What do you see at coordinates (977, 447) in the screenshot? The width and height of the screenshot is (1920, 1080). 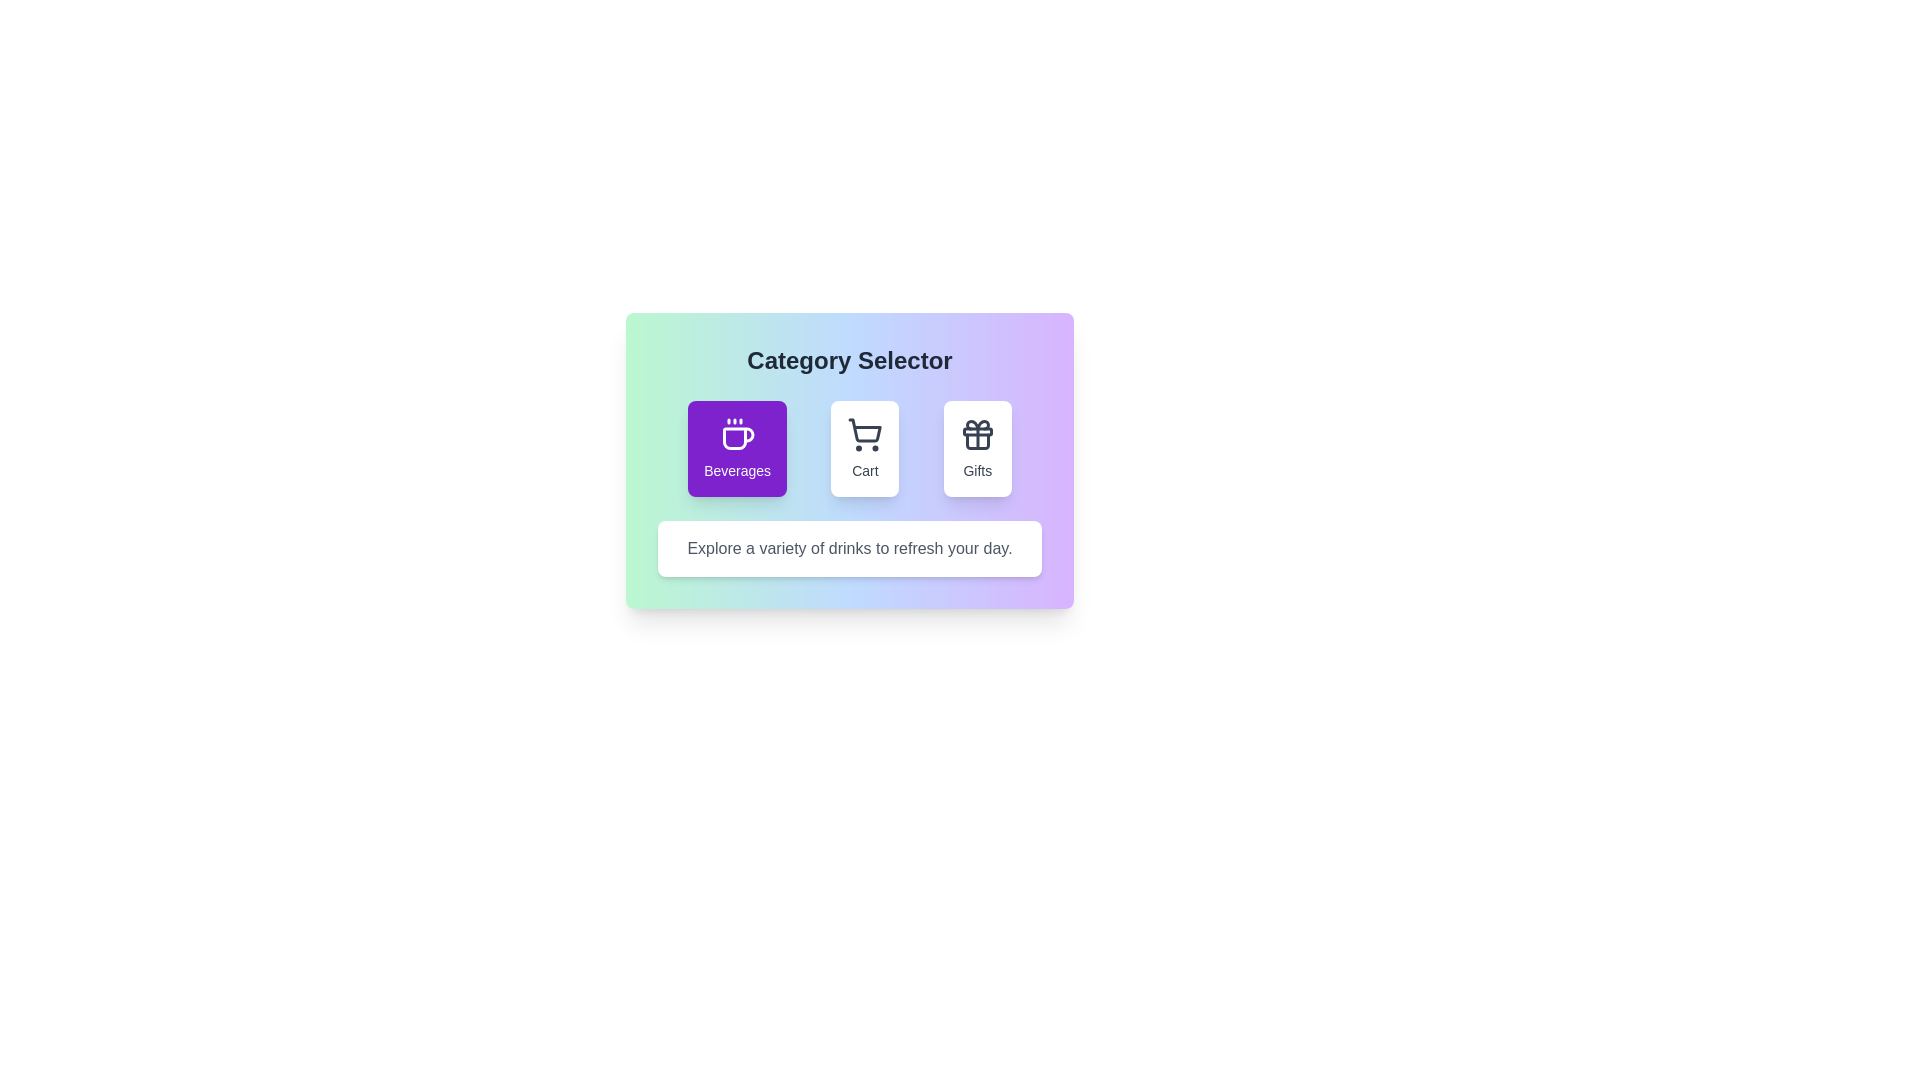 I see `the 'Gifts' category button` at bounding box center [977, 447].